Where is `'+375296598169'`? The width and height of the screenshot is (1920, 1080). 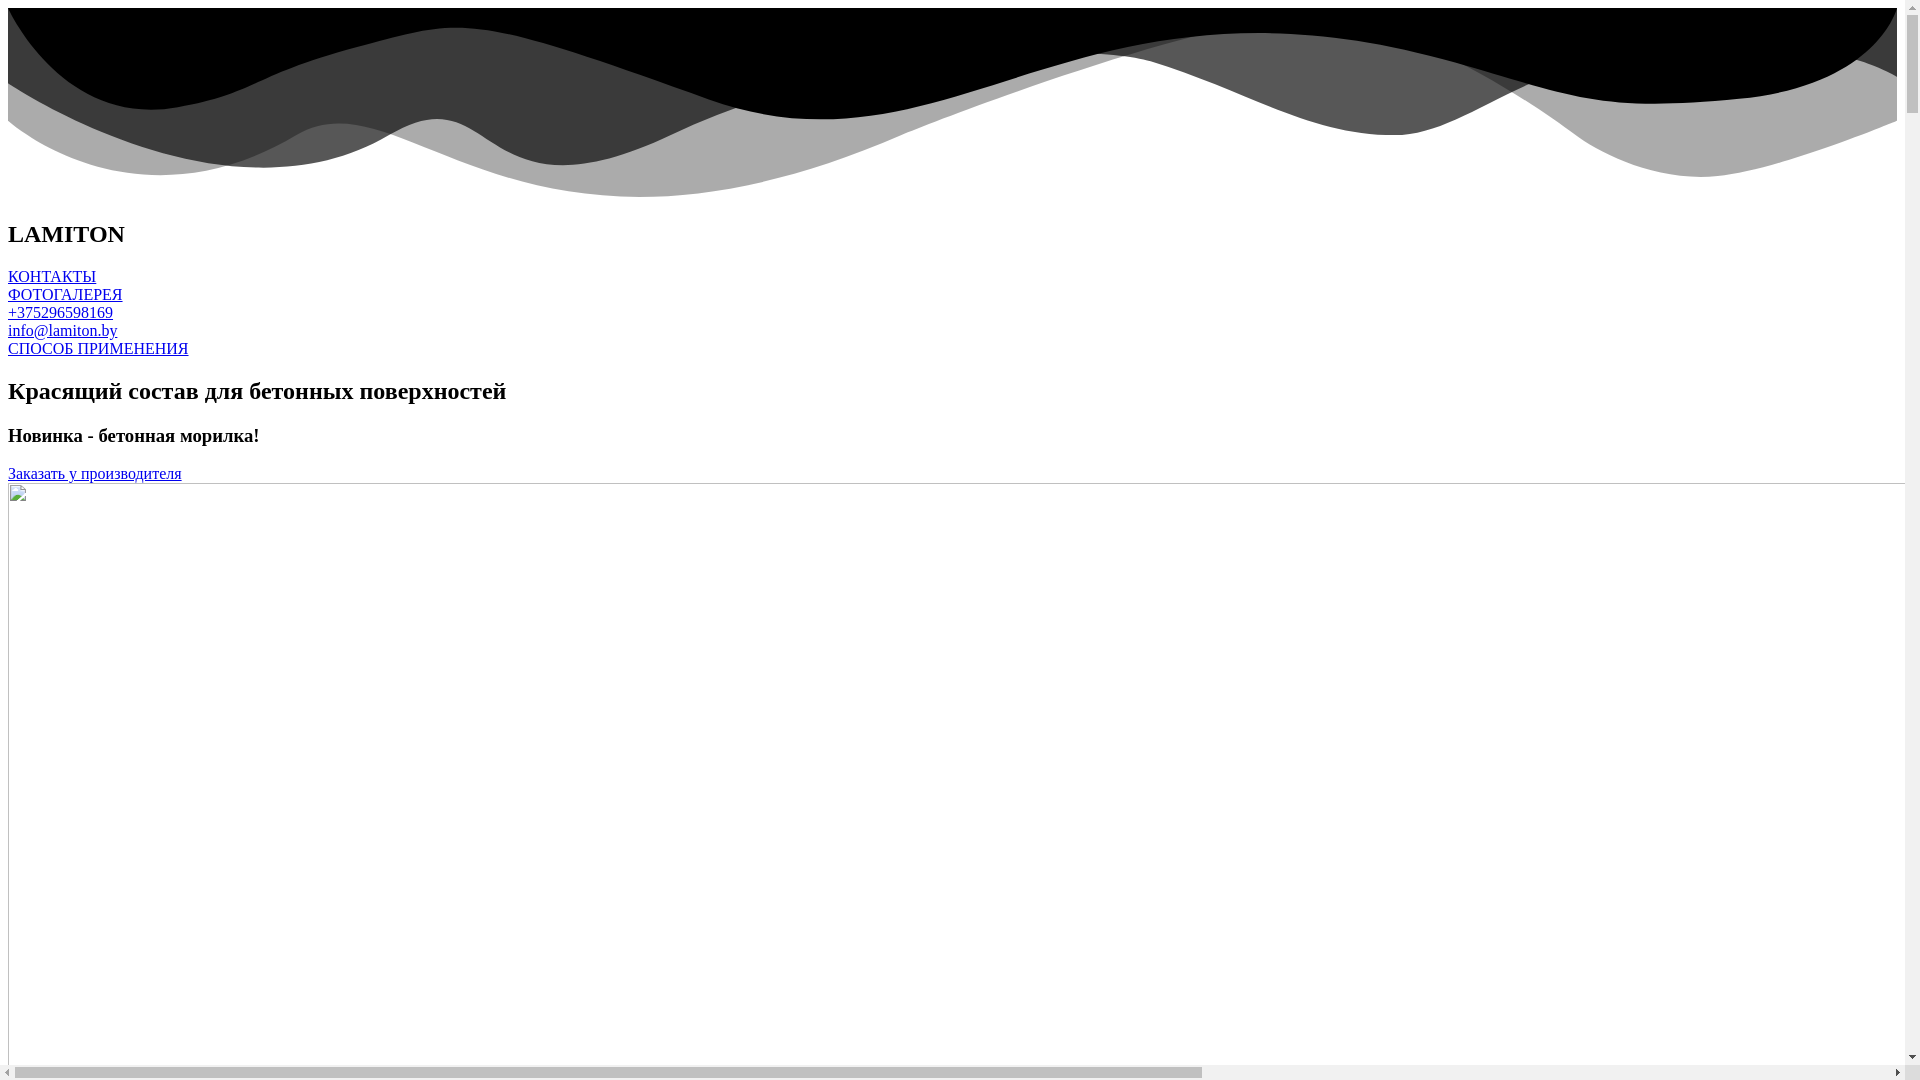
'+375296598169' is located at coordinates (60, 312).